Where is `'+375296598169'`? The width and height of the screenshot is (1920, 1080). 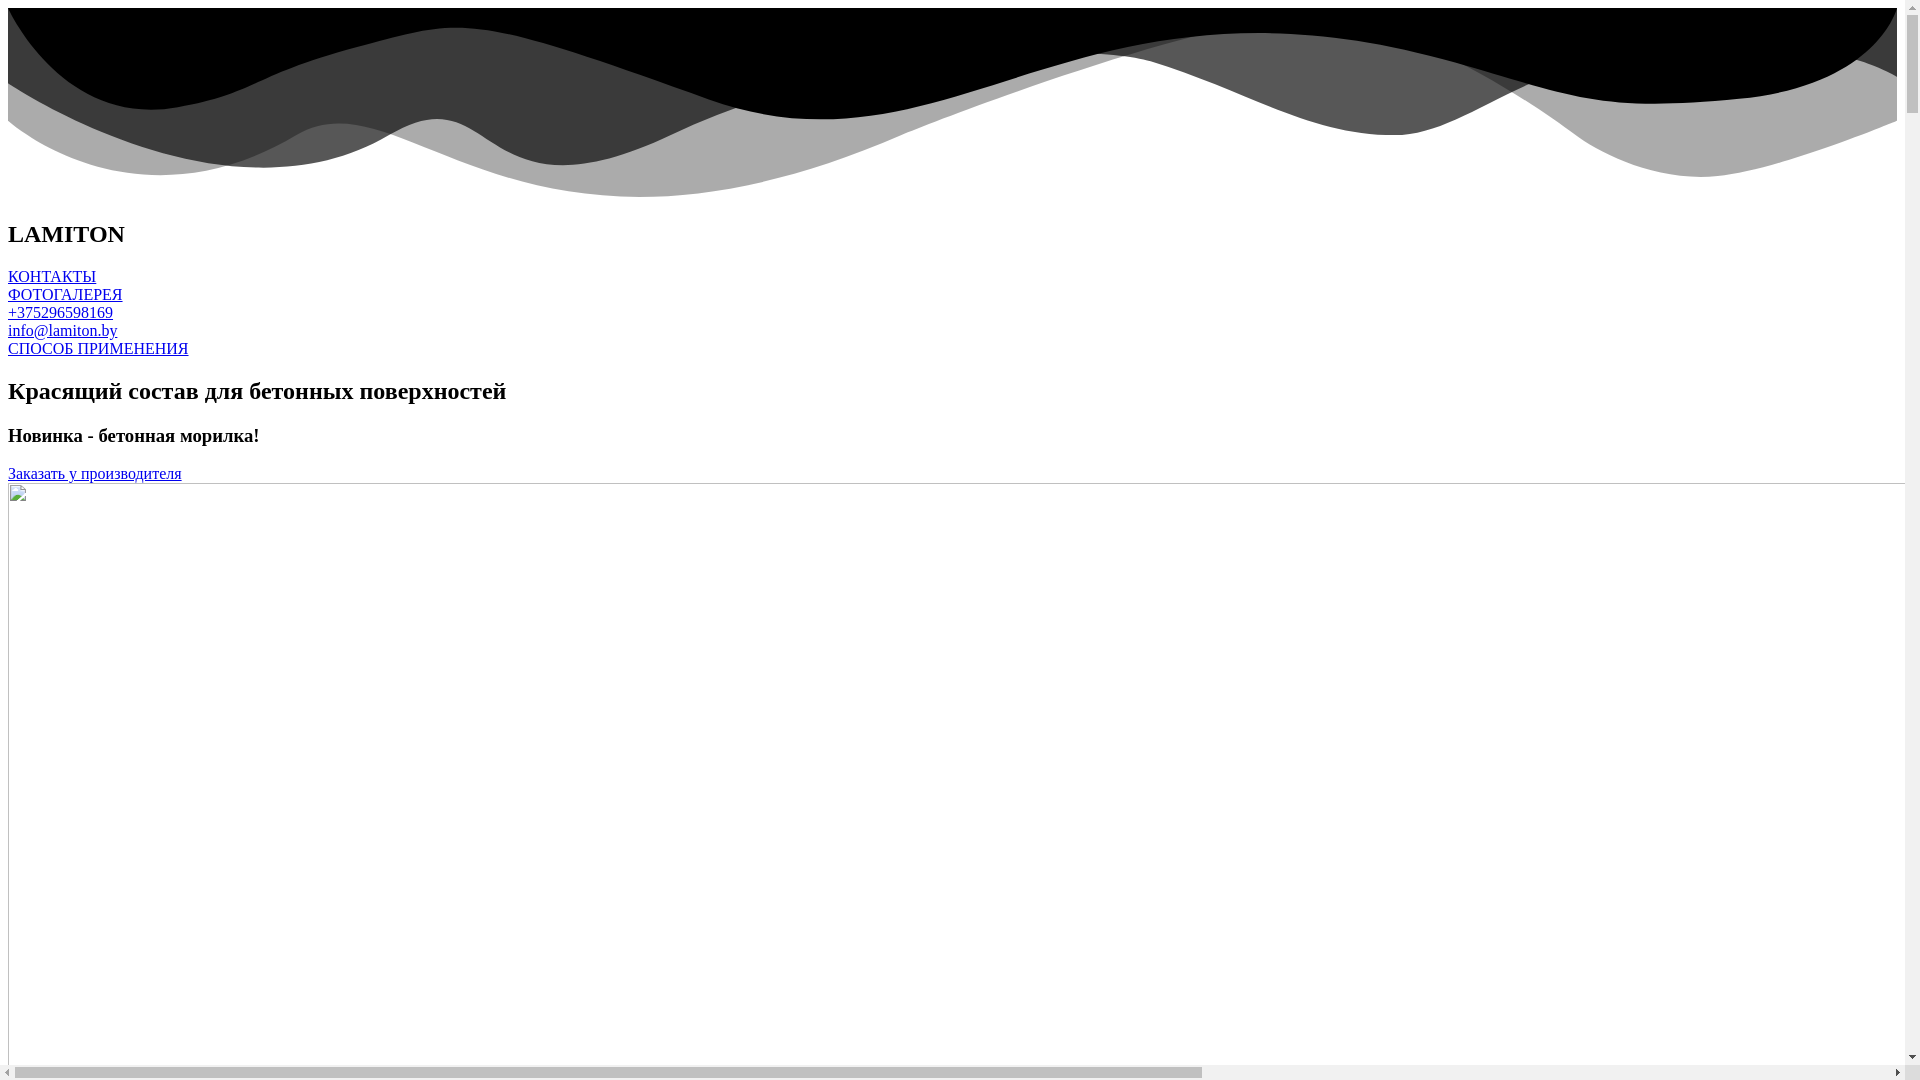
'+375296598169' is located at coordinates (60, 312).